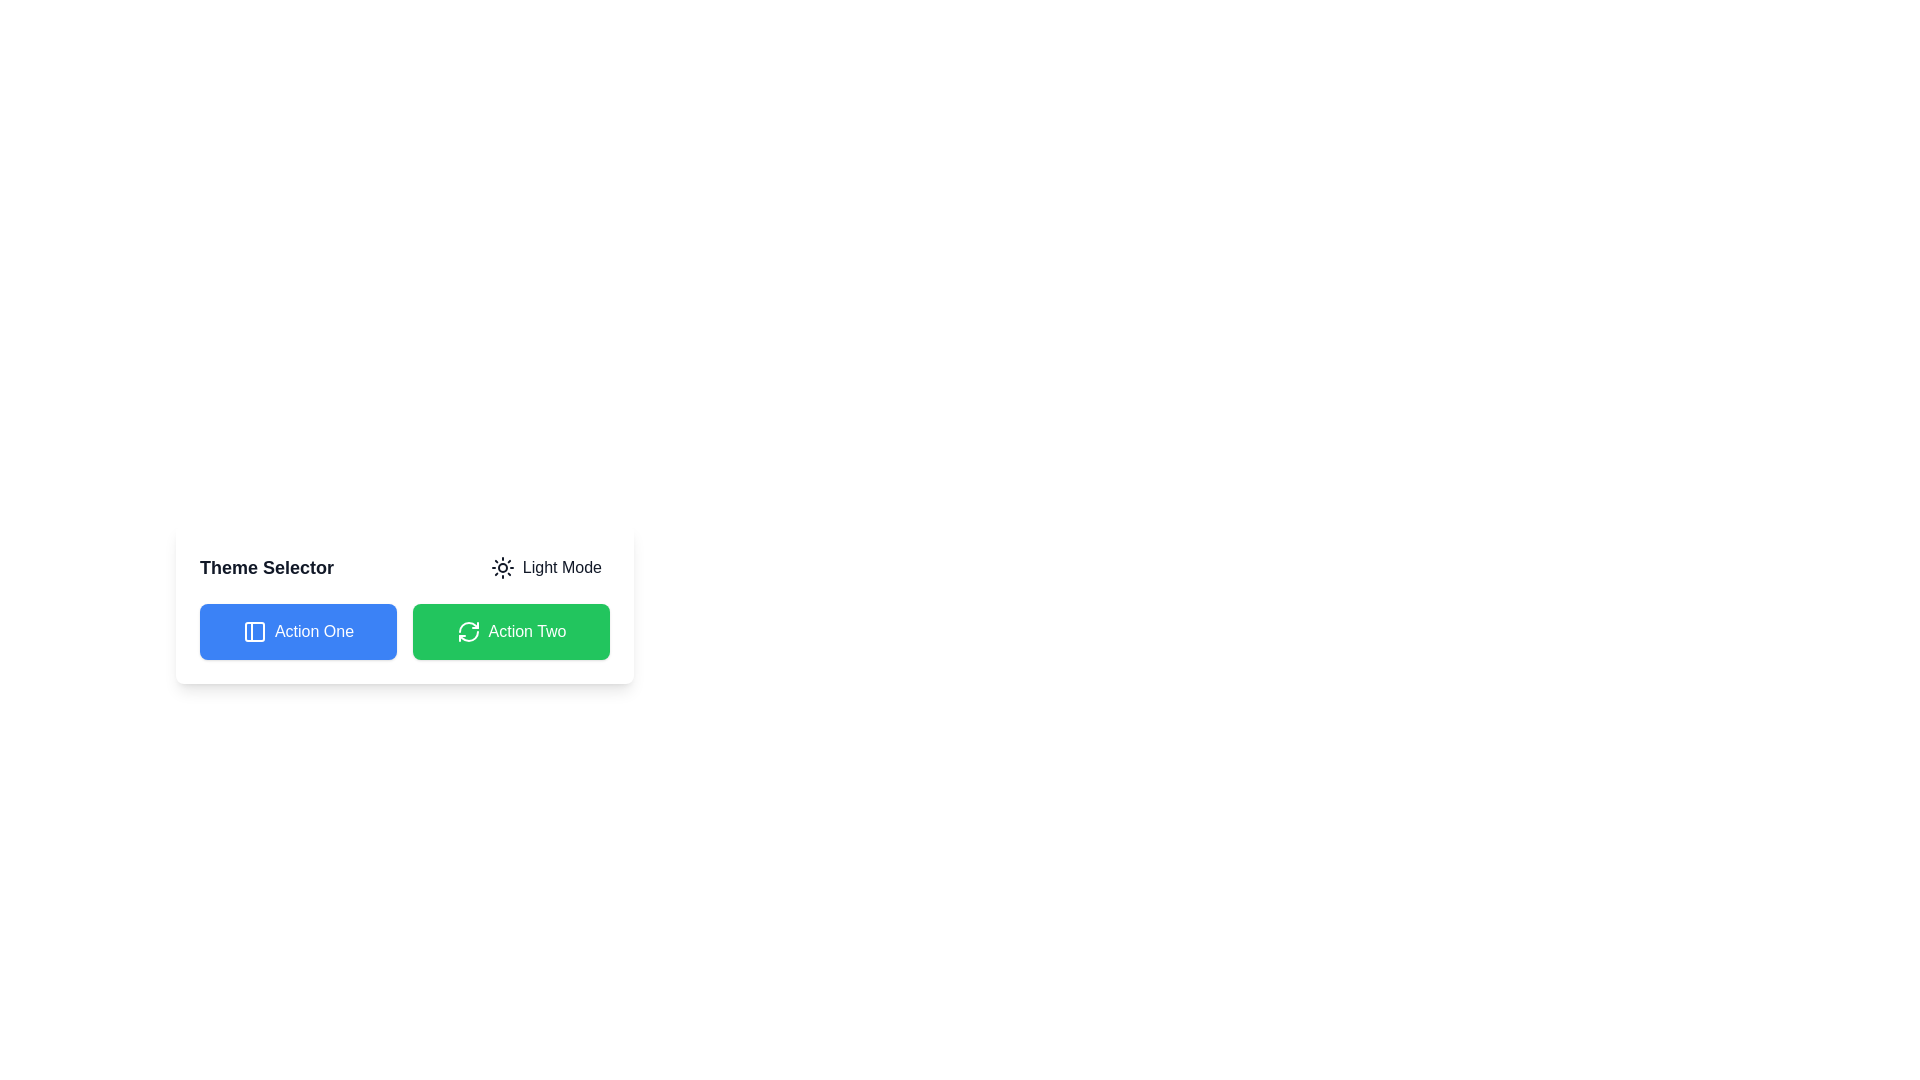 The width and height of the screenshot is (1920, 1080). What do you see at coordinates (253, 632) in the screenshot?
I see `the 'Action One' button, which is located to the right of the icon representing its function, under the 'Theme Selector' section` at bounding box center [253, 632].